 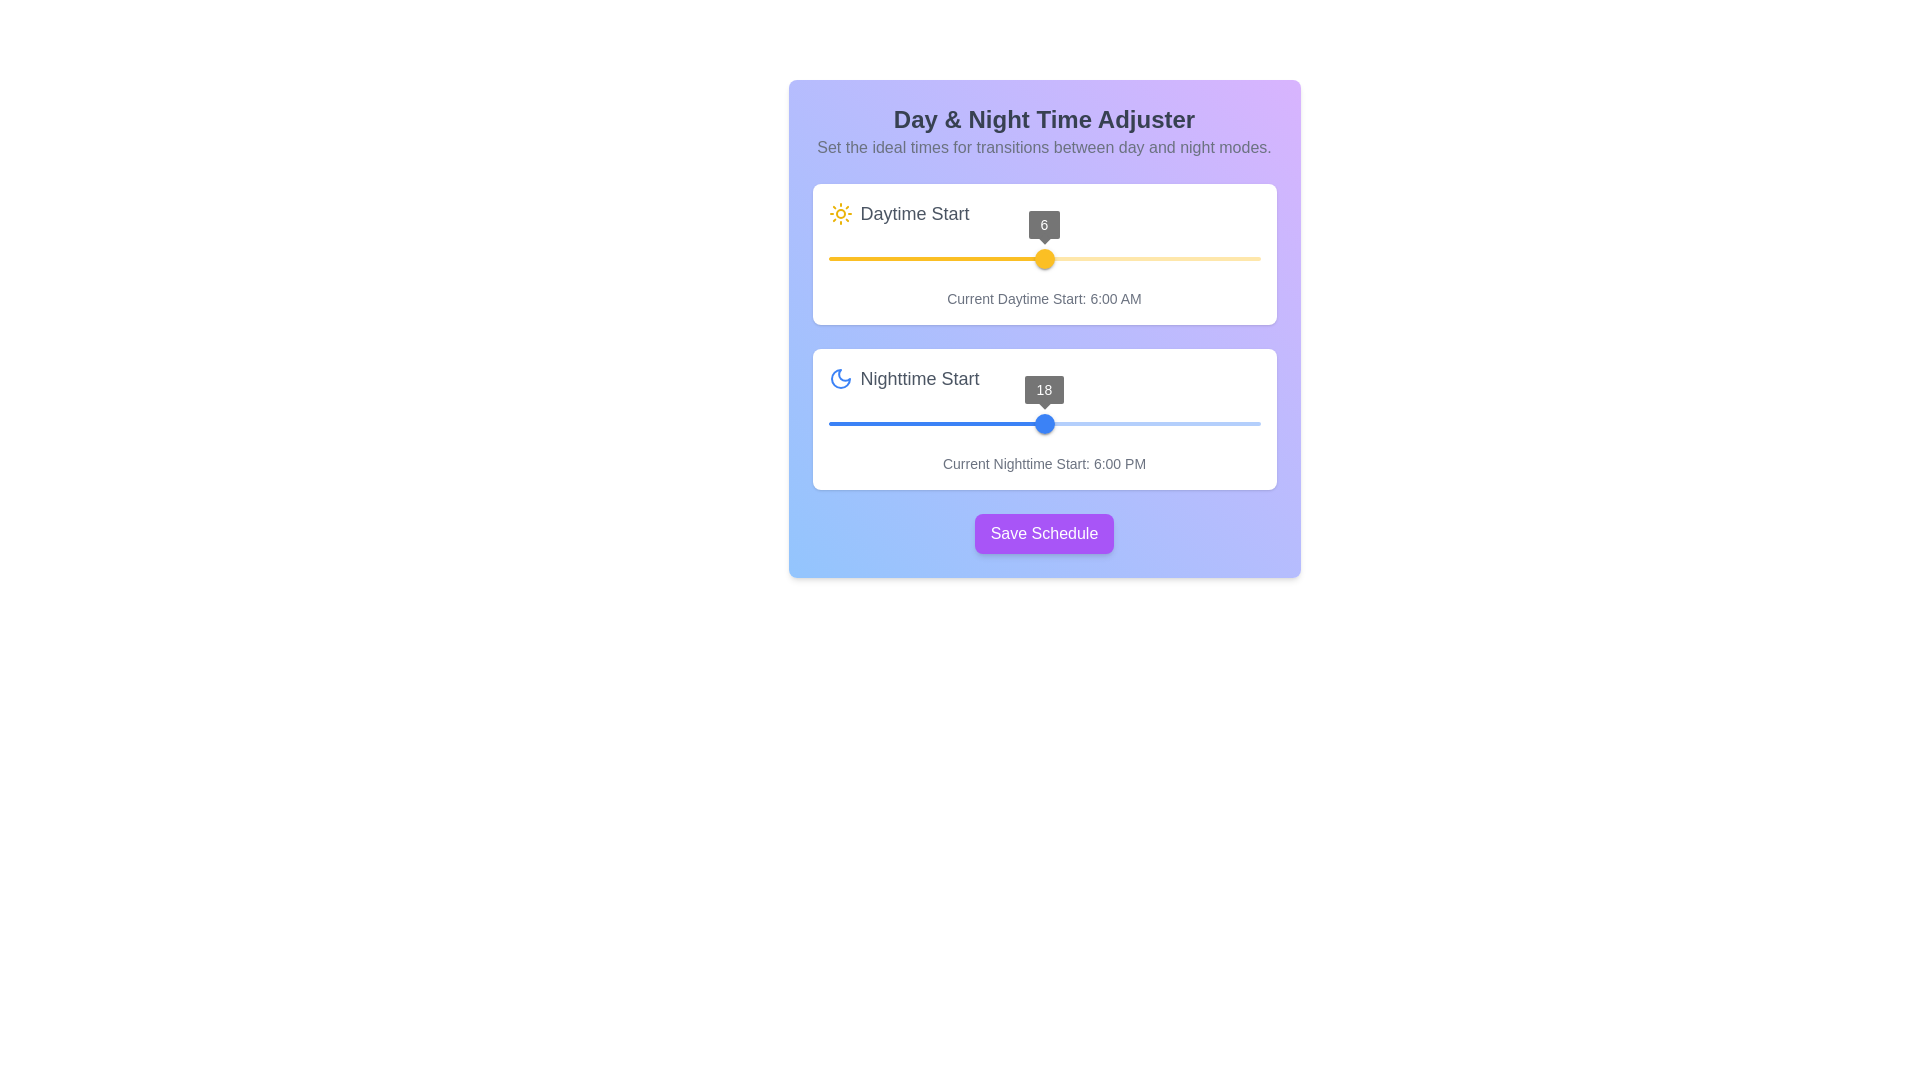 I want to click on the nighttime start hour, so click(x=966, y=400).